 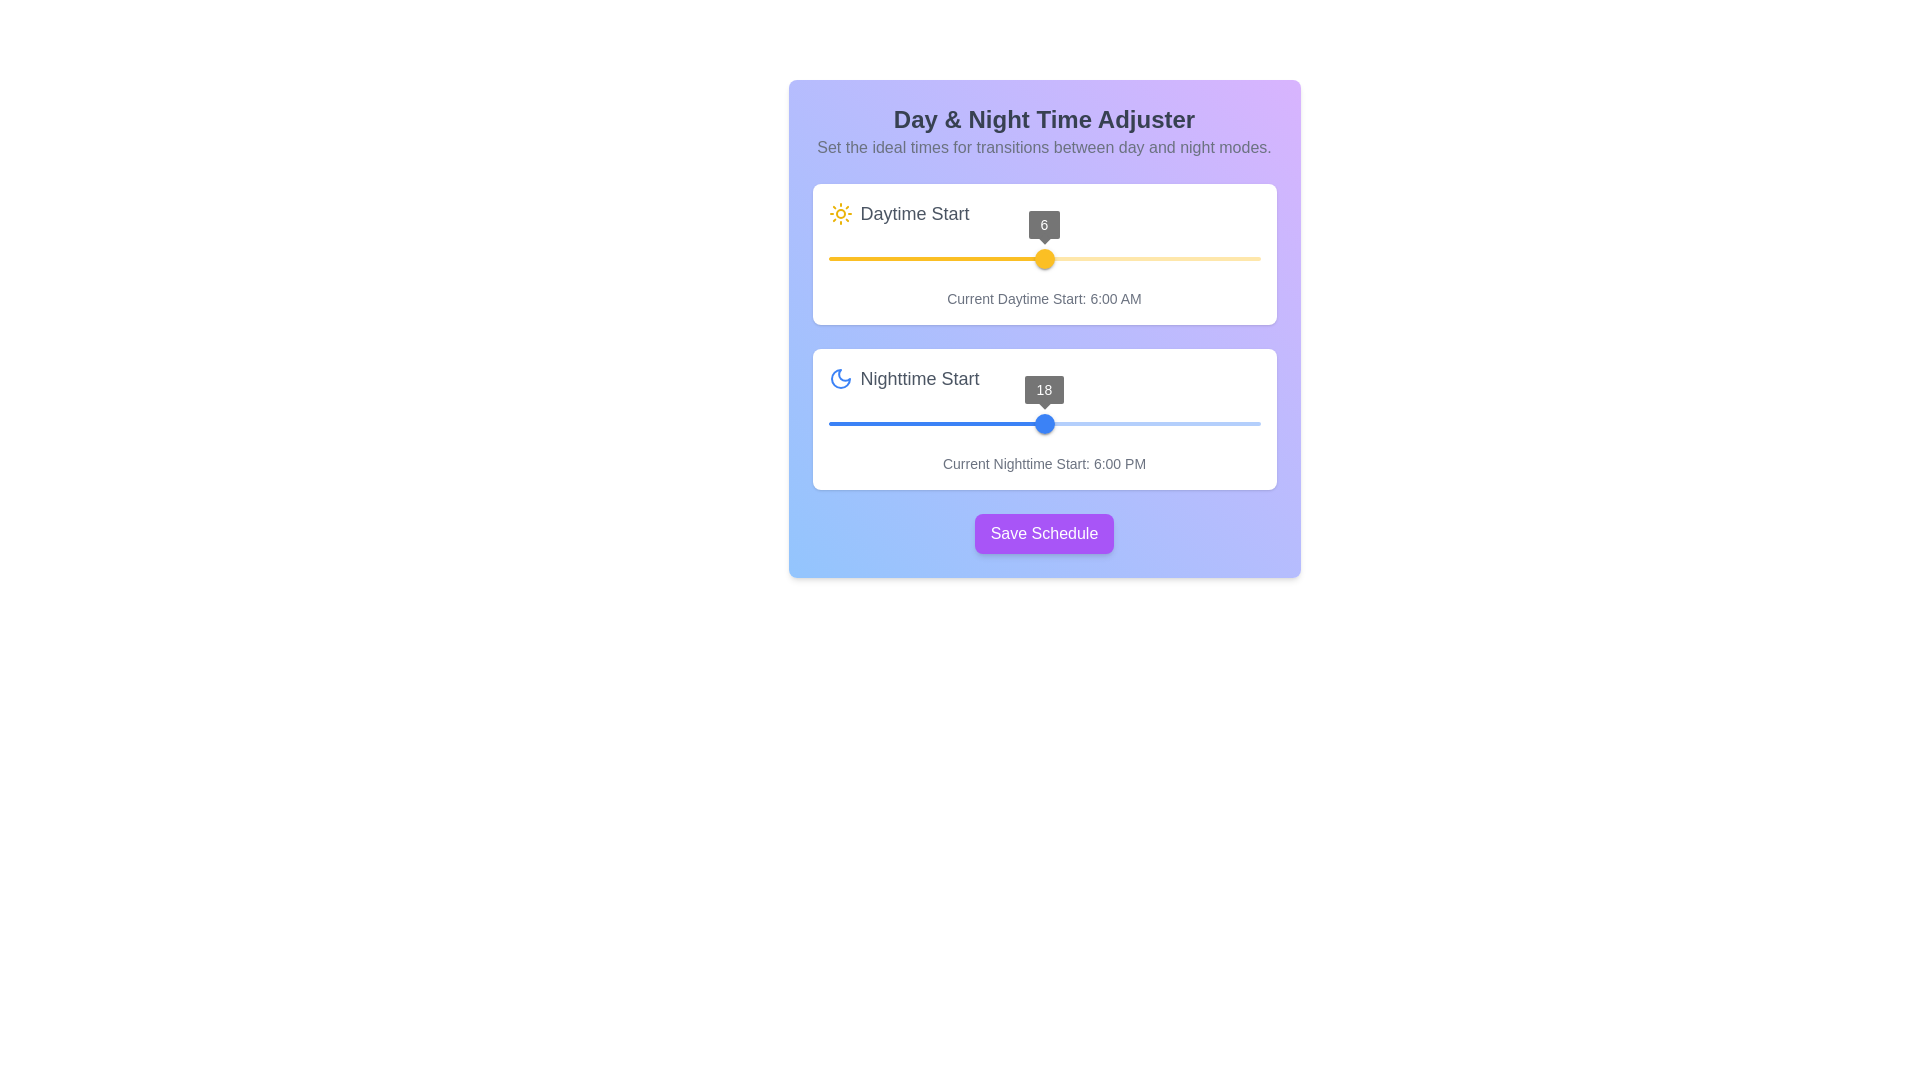 I want to click on the nighttime start hour, so click(x=966, y=400).